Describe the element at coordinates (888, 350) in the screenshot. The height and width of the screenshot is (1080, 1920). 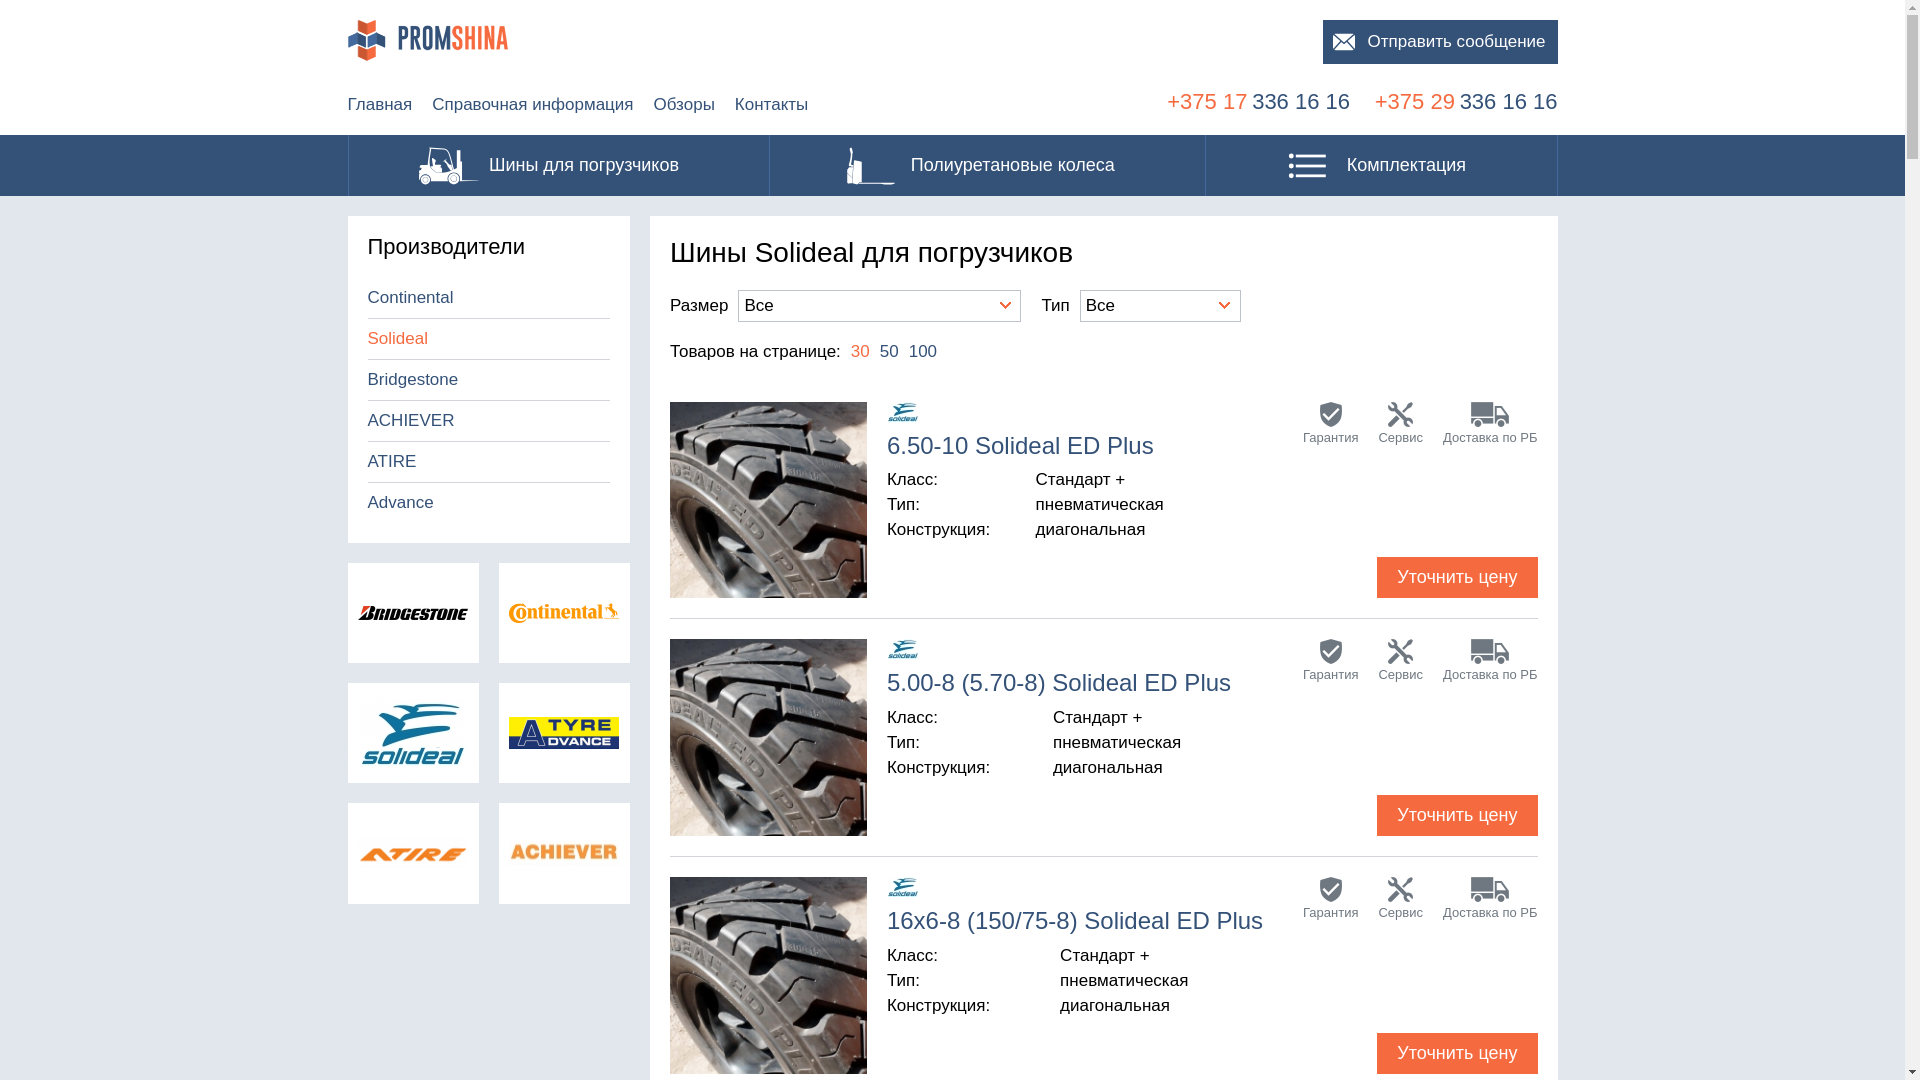
I see `'50'` at that location.